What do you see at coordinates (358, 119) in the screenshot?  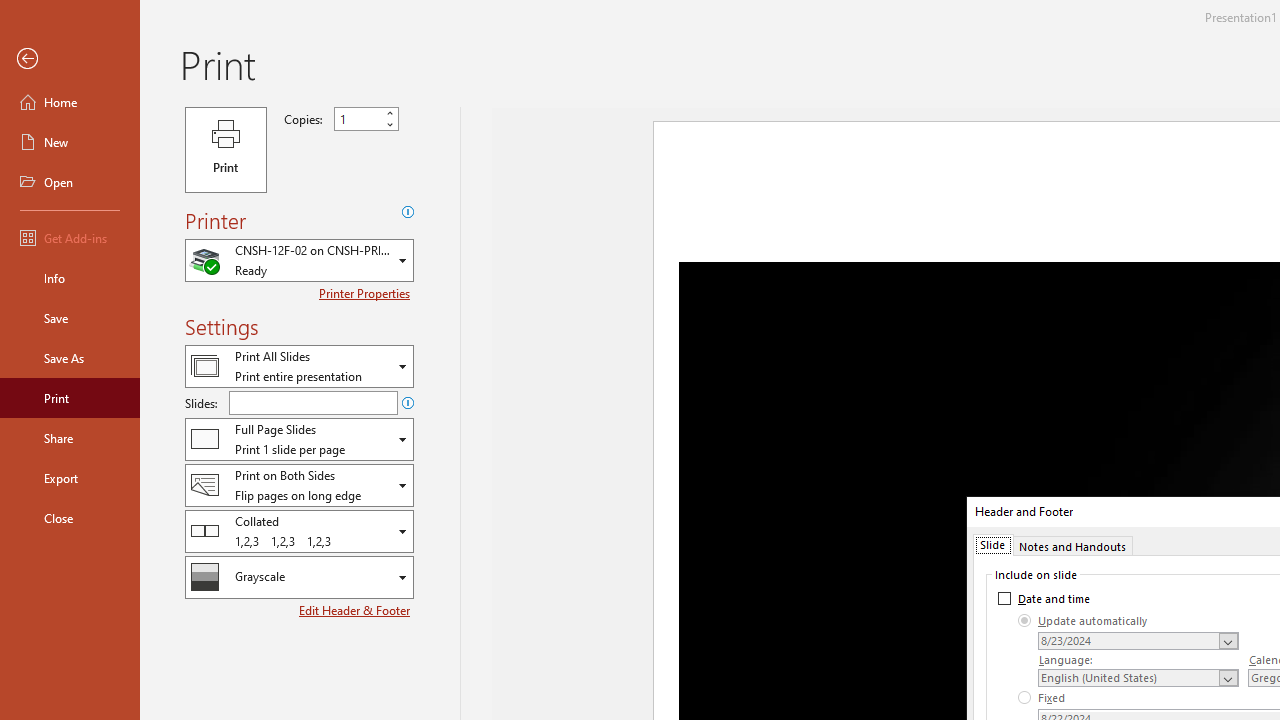 I see `'Copies'` at bounding box center [358, 119].